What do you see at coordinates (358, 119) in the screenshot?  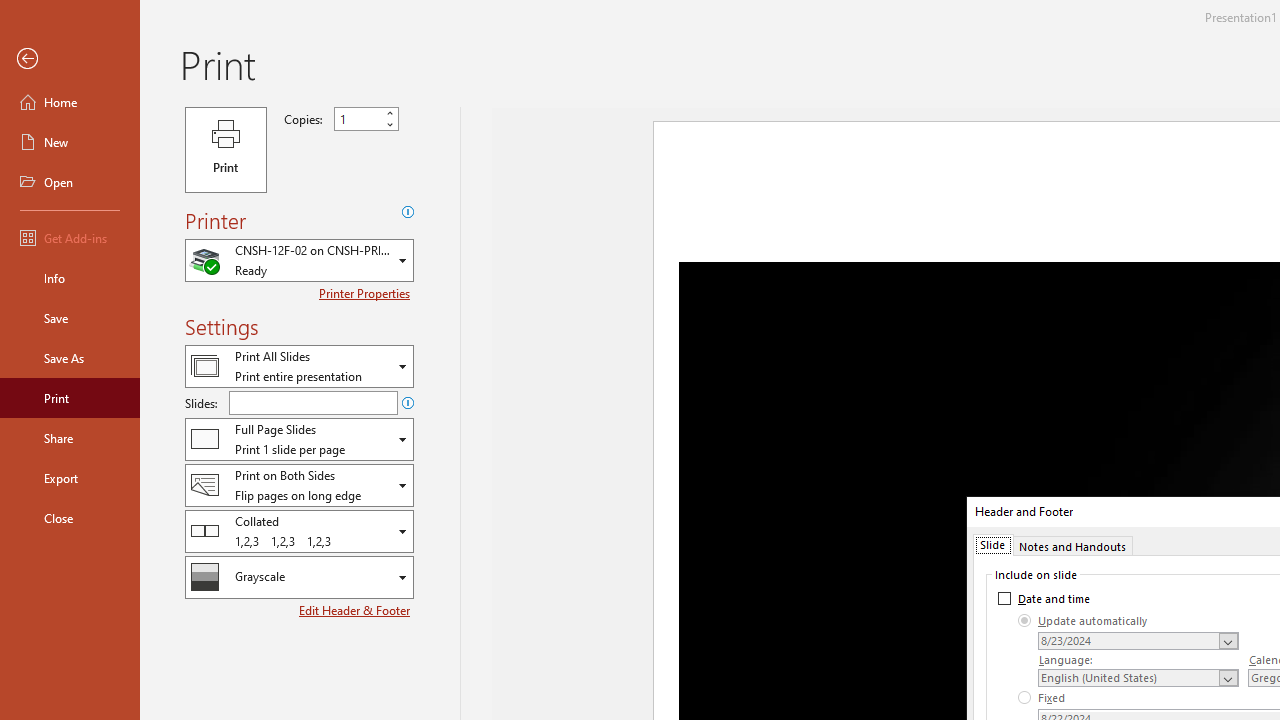 I see `'Copies'` at bounding box center [358, 119].